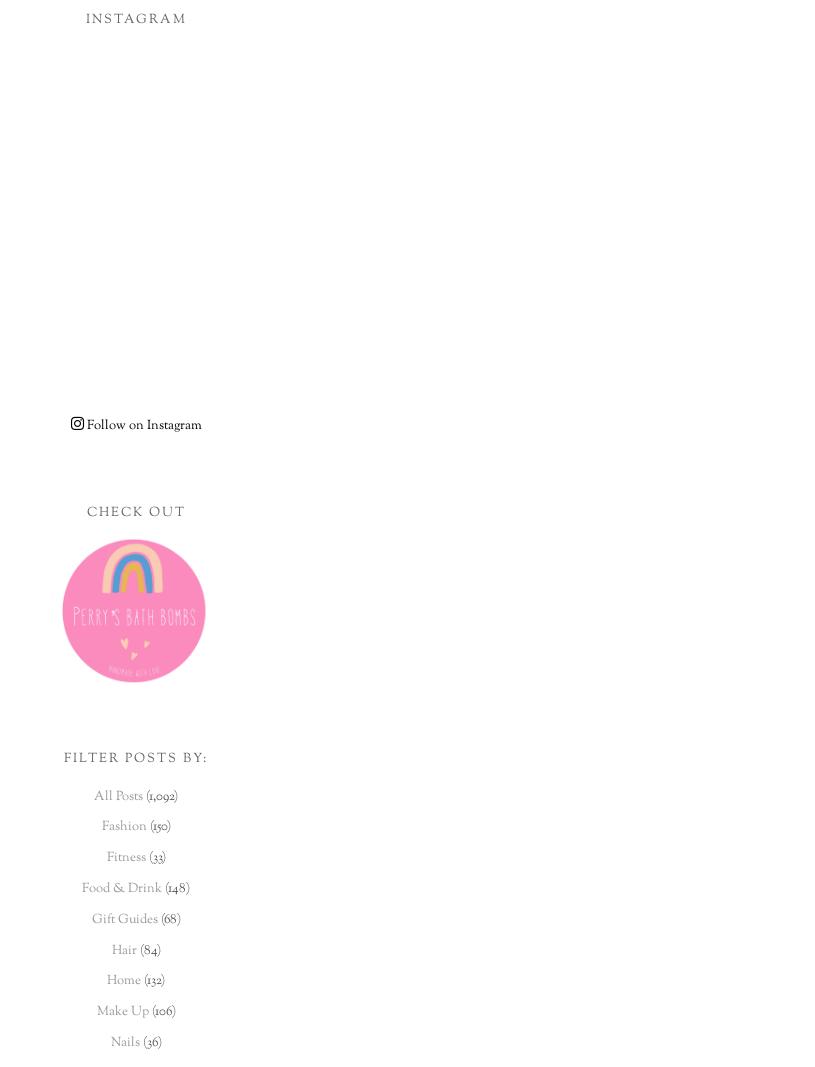  I want to click on 'All Posts', so click(117, 794).